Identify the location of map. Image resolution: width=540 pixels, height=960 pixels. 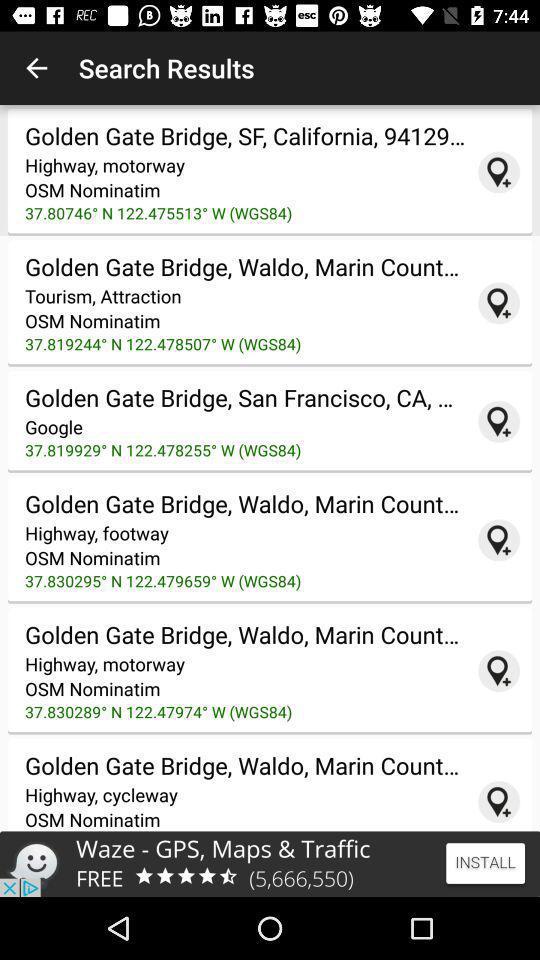
(498, 421).